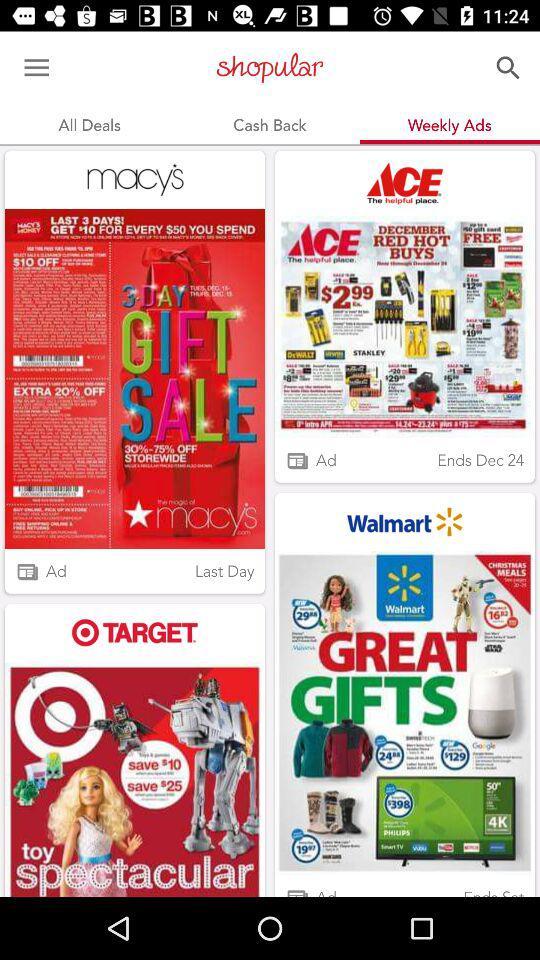 Image resolution: width=540 pixels, height=960 pixels. I want to click on the icon above the all deals, so click(36, 68).